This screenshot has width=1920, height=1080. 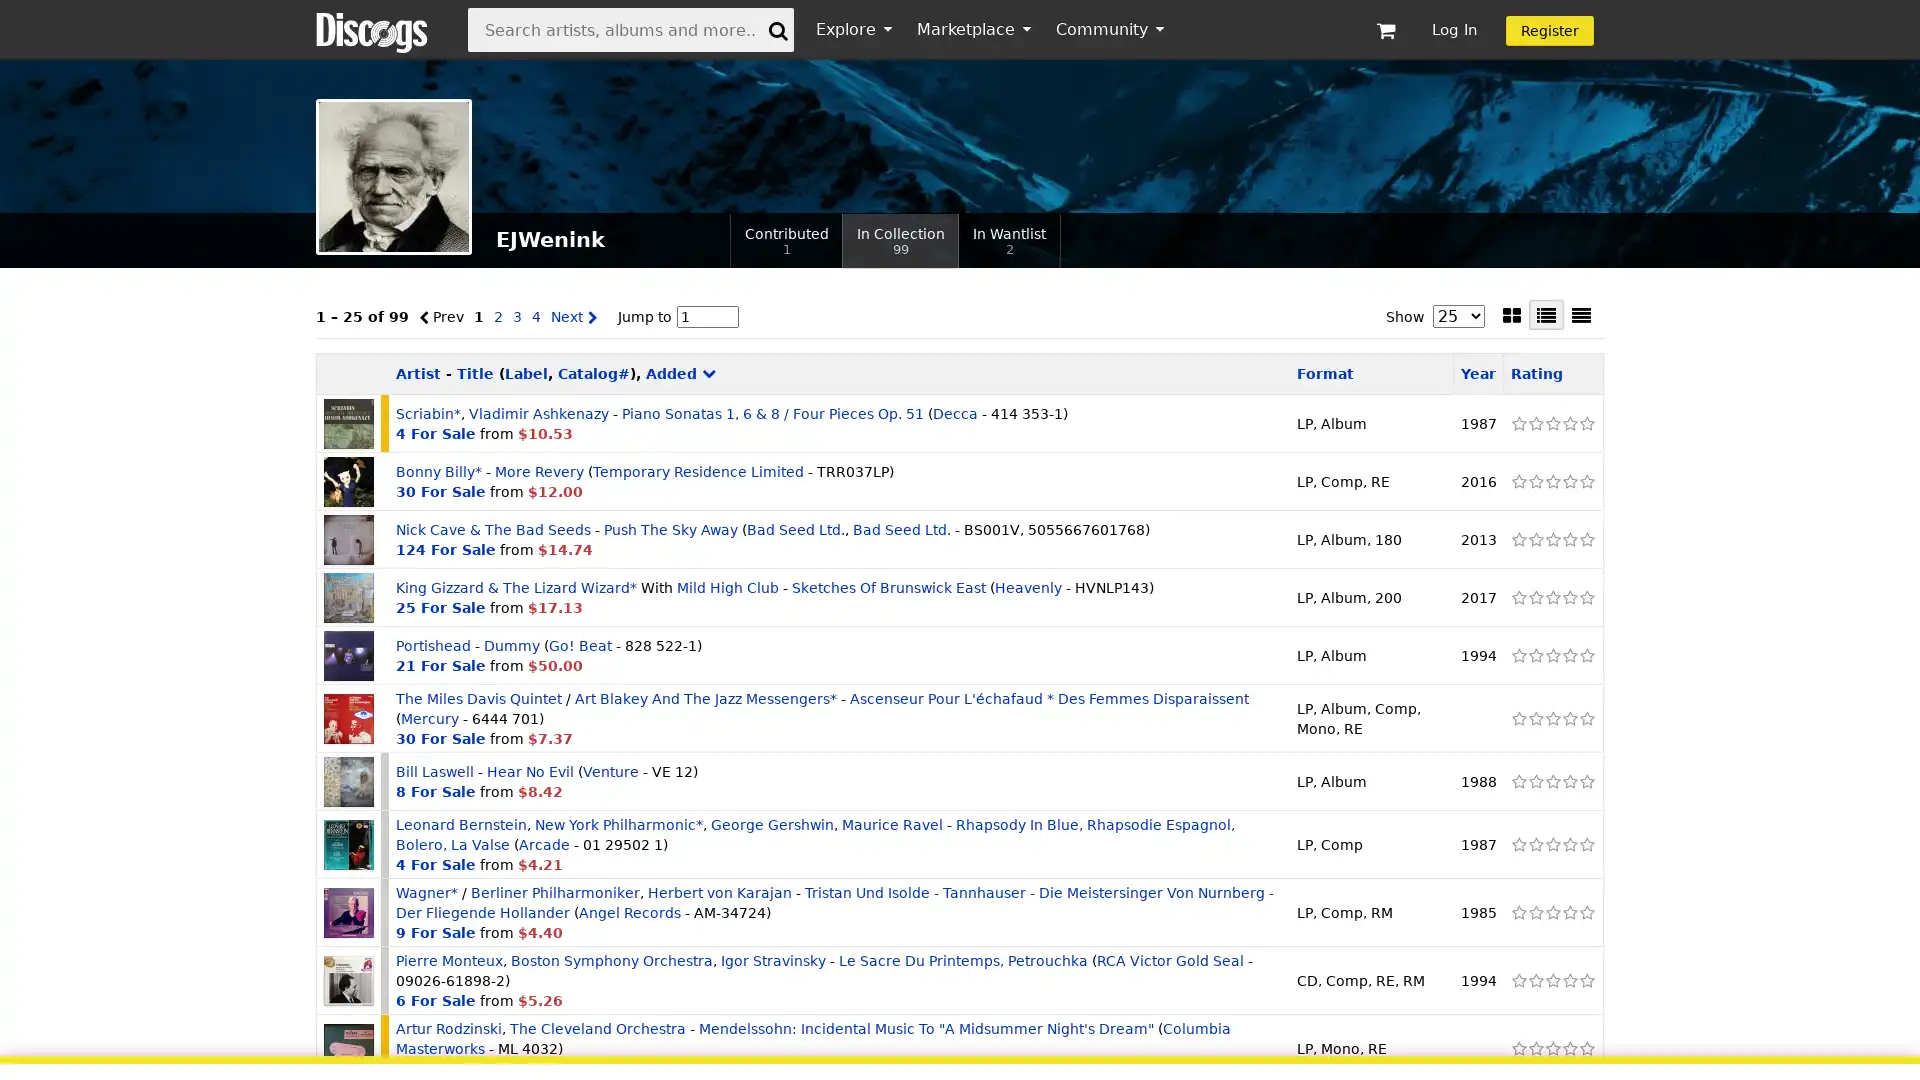 I want to click on Rate this release 3 stars., so click(x=1551, y=717).